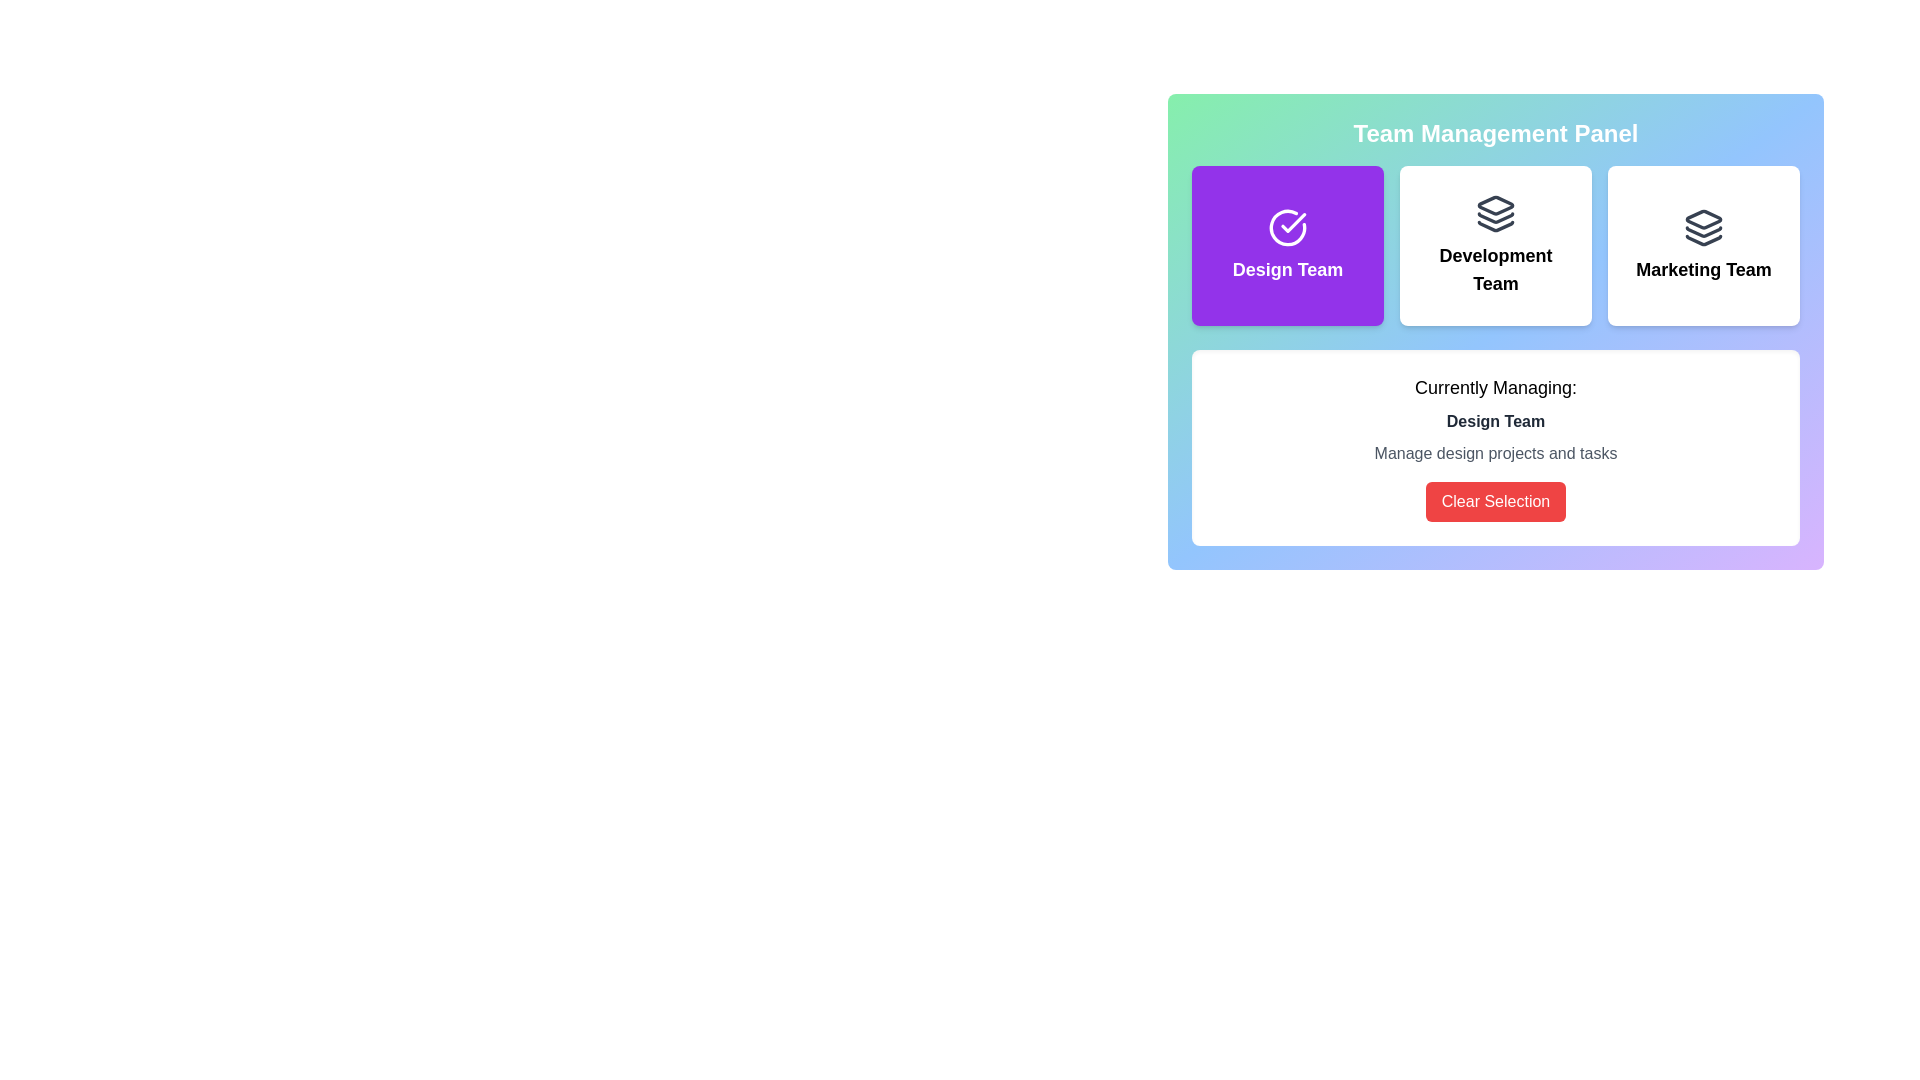  I want to click on the 'Development Team' button located in the middle of the three buttons under the 'Team Management Panel', so click(1496, 245).